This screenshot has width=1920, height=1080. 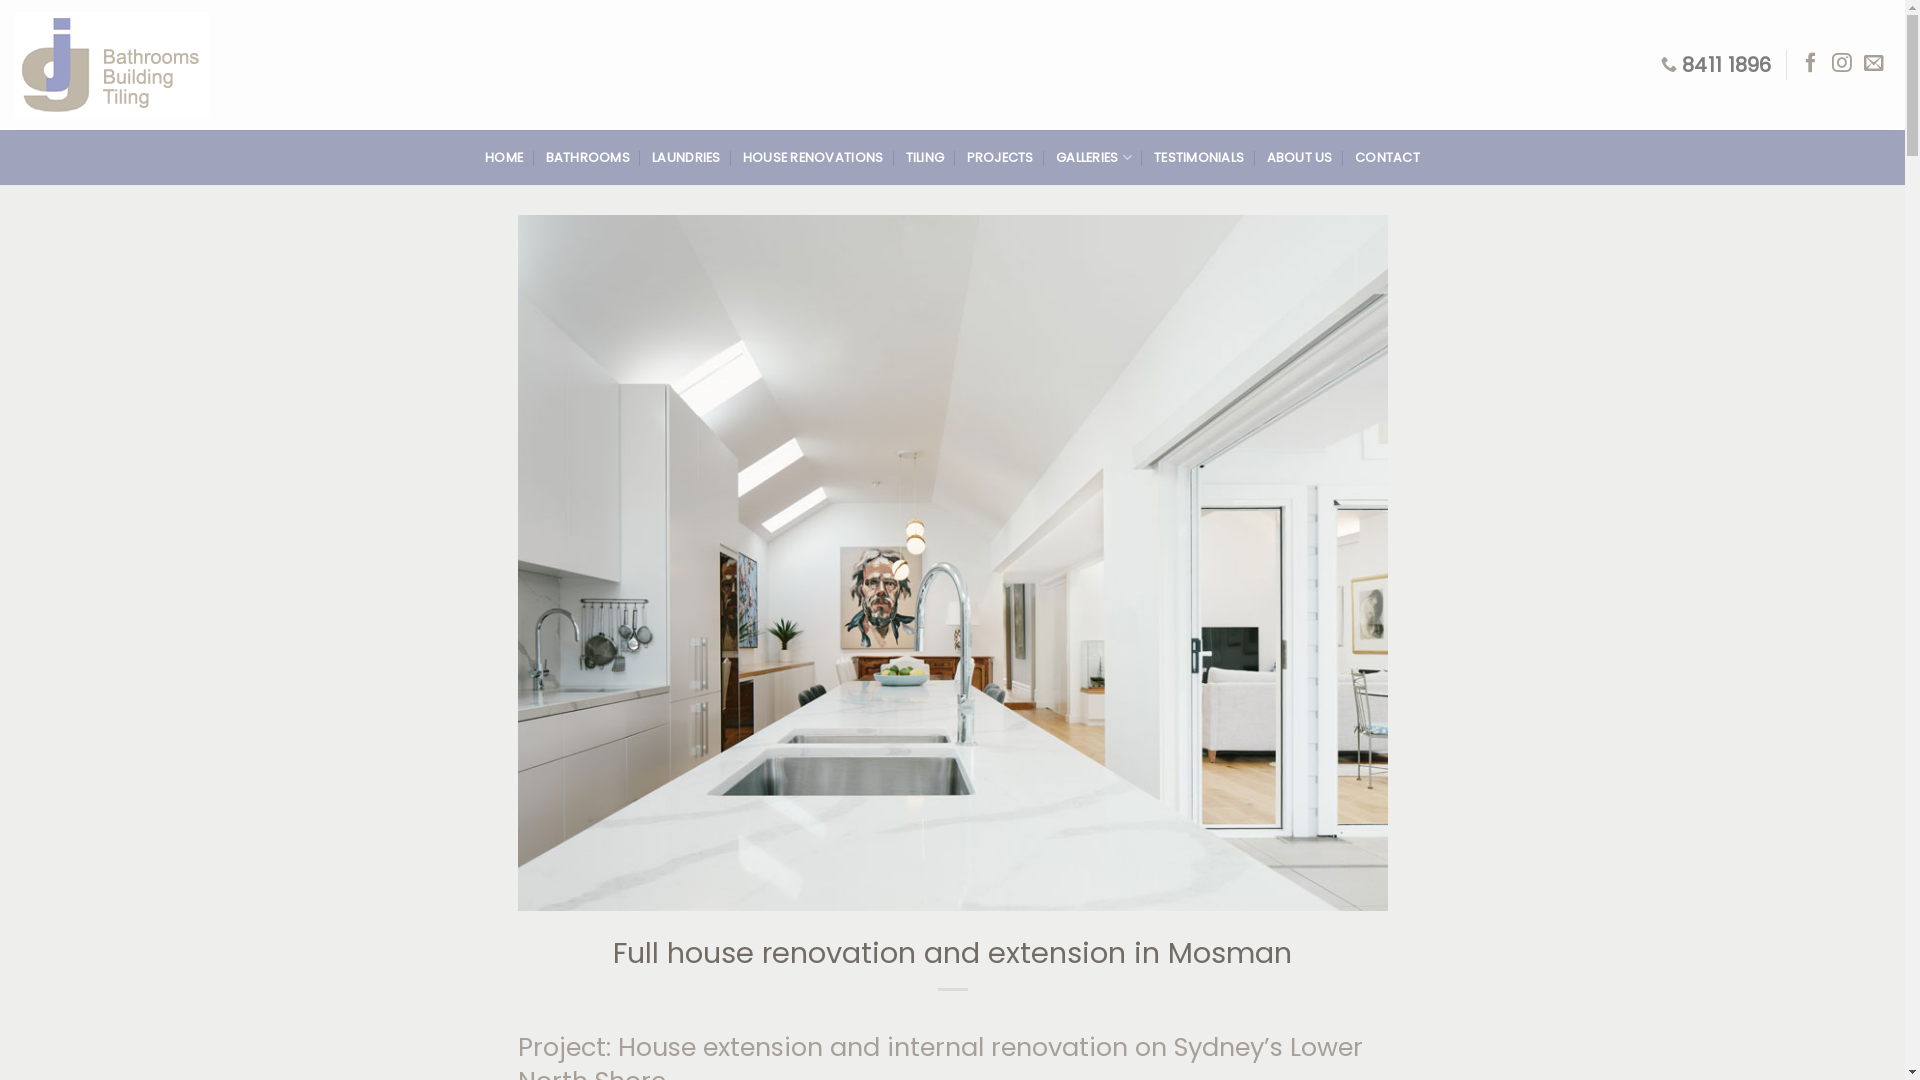 What do you see at coordinates (1093, 157) in the screenshot?
I see `'GALLERIES'` at bounding box center [1093, 157].